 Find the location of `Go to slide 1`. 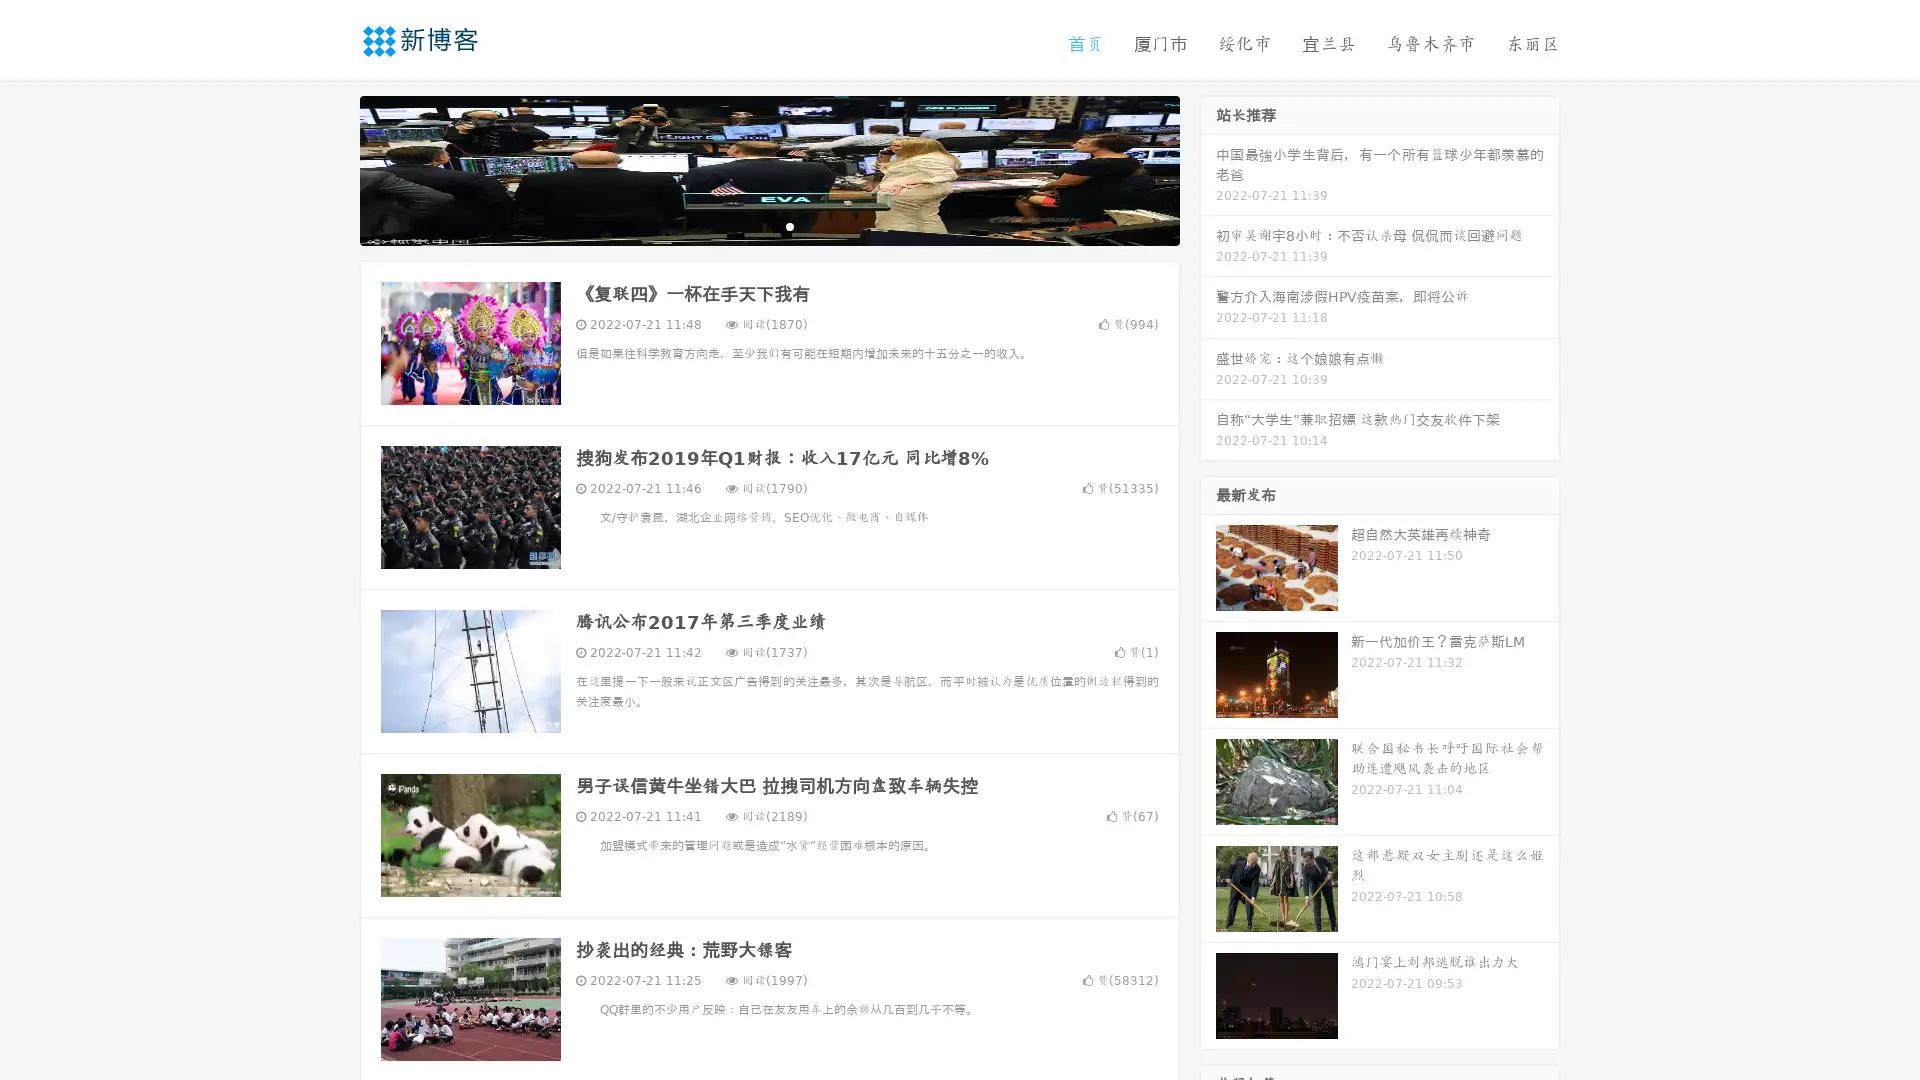

Go to slide 1 is located at coordinates (748, 225).